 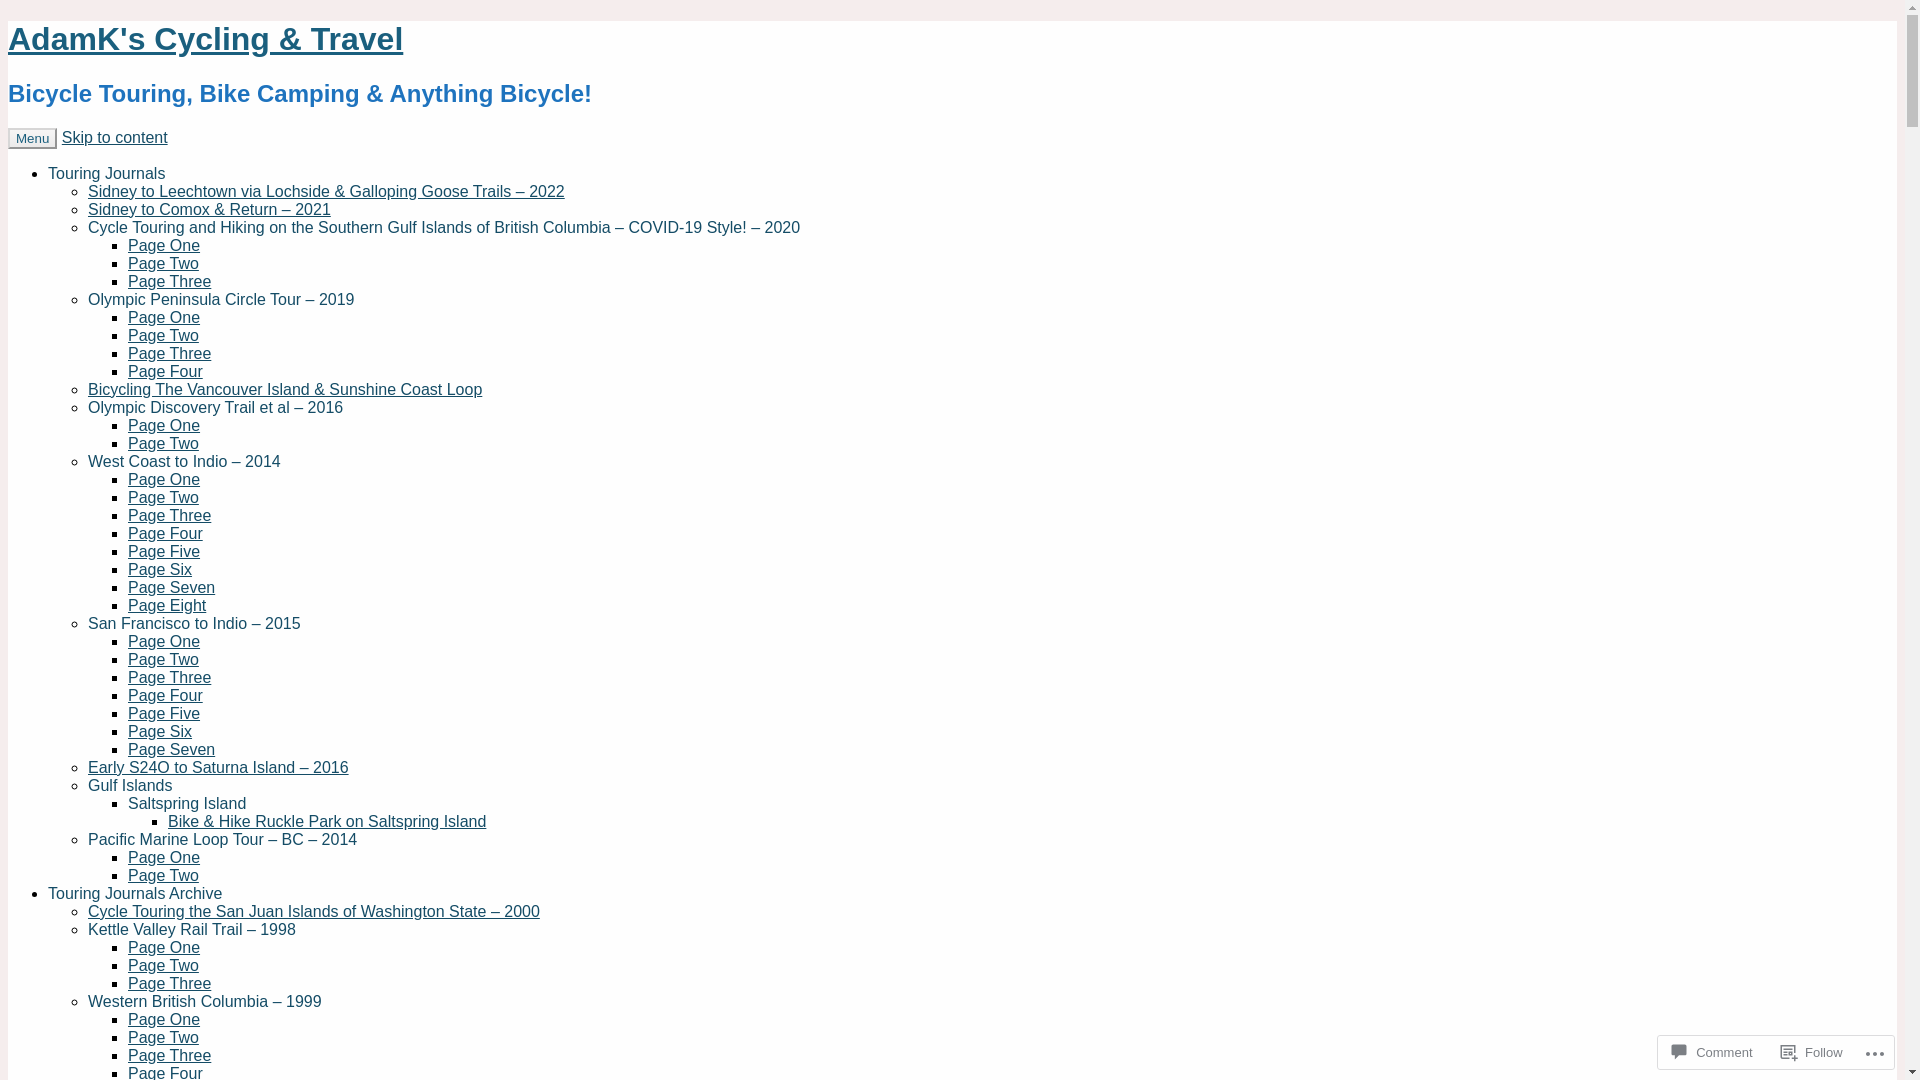 I want to click on 'Menu', so click(x=32, y=137).